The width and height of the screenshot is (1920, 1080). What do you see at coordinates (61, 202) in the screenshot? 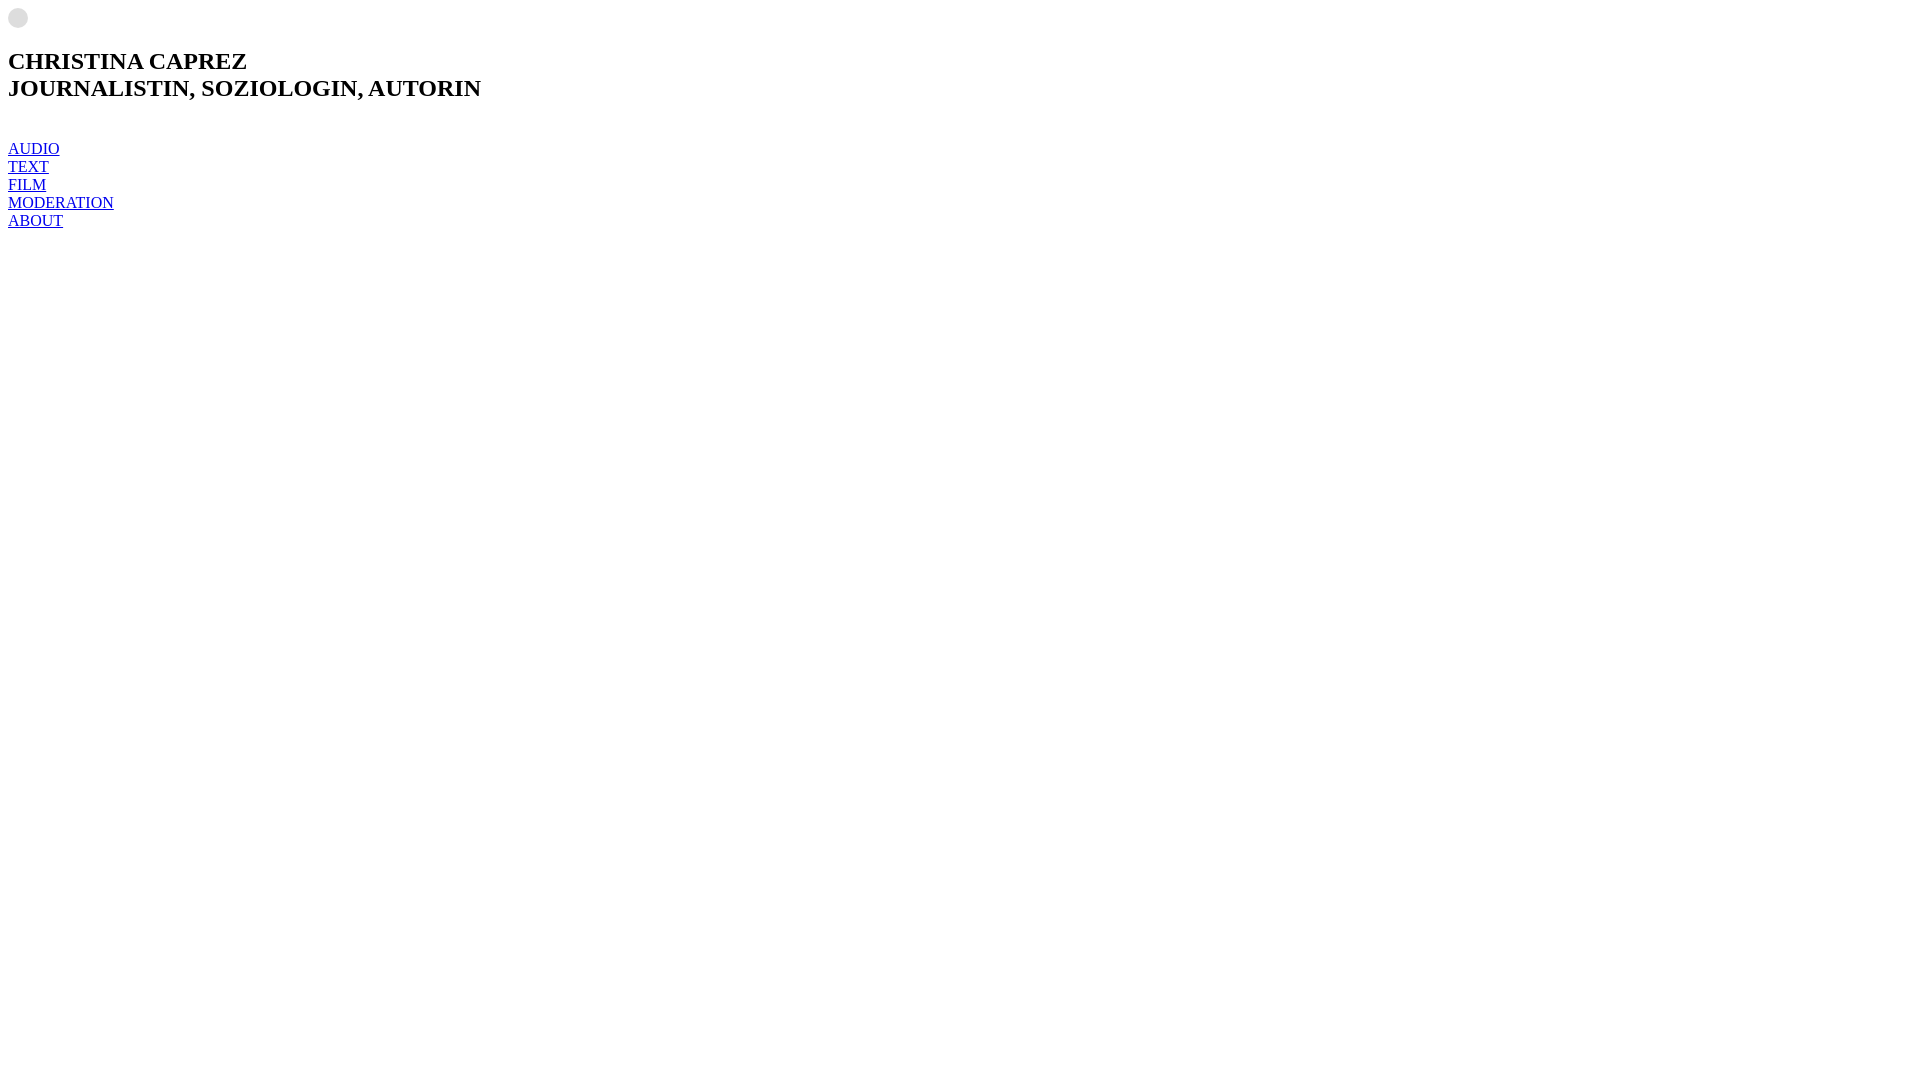
I see `'MODERATION'` at bounding box center [61, 202].